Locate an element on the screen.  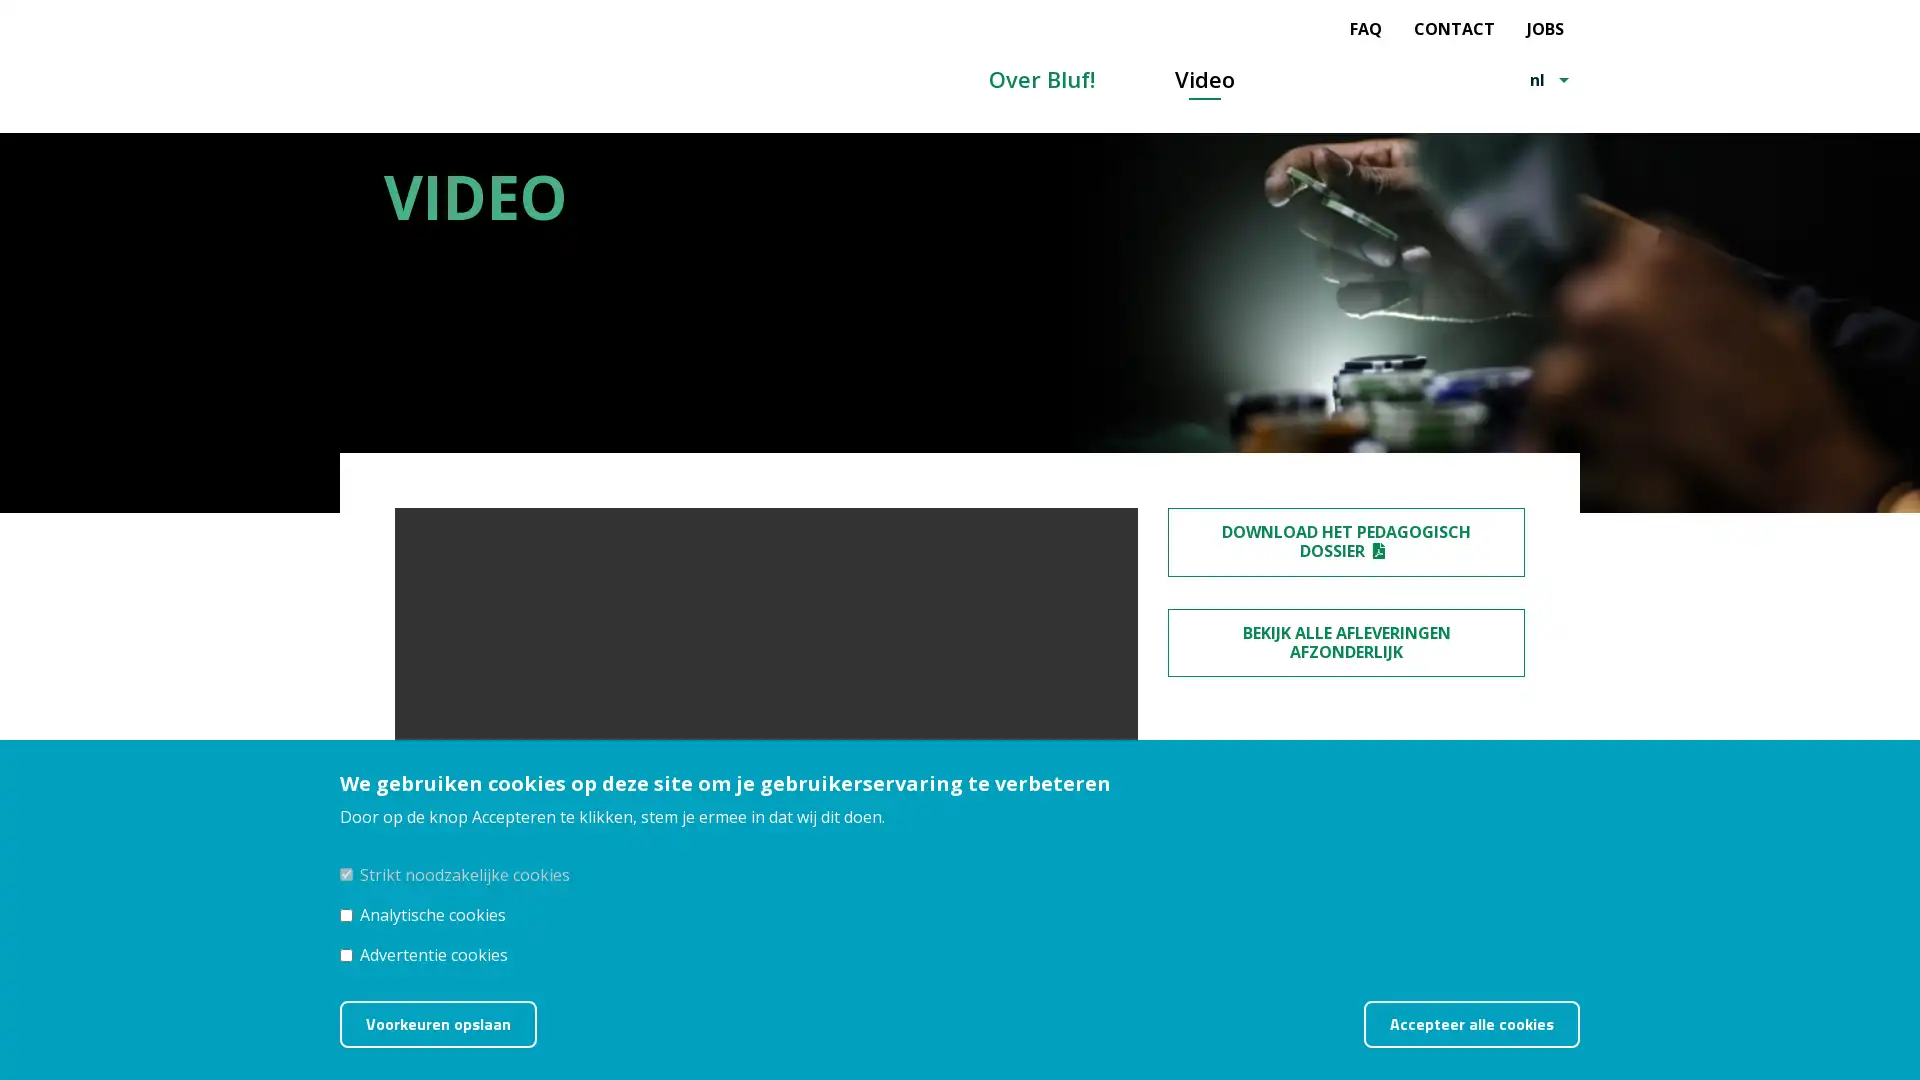
enter full screen is located at coordinates (1064, 830).